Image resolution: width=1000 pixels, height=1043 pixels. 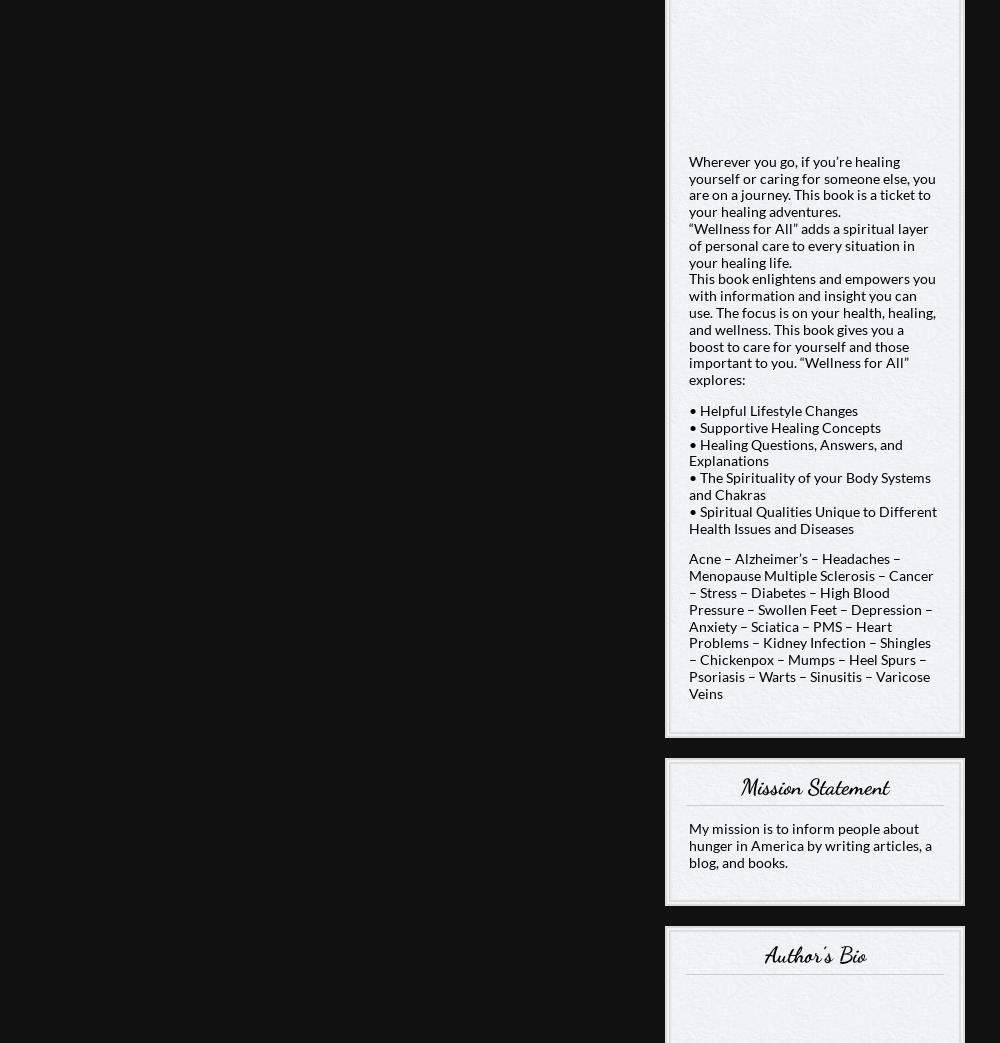 What do you see at coordinates (784, 426) in the screenshot?
I see `'• Supportive Healing Concepts'` at bounding box center [784, 426].